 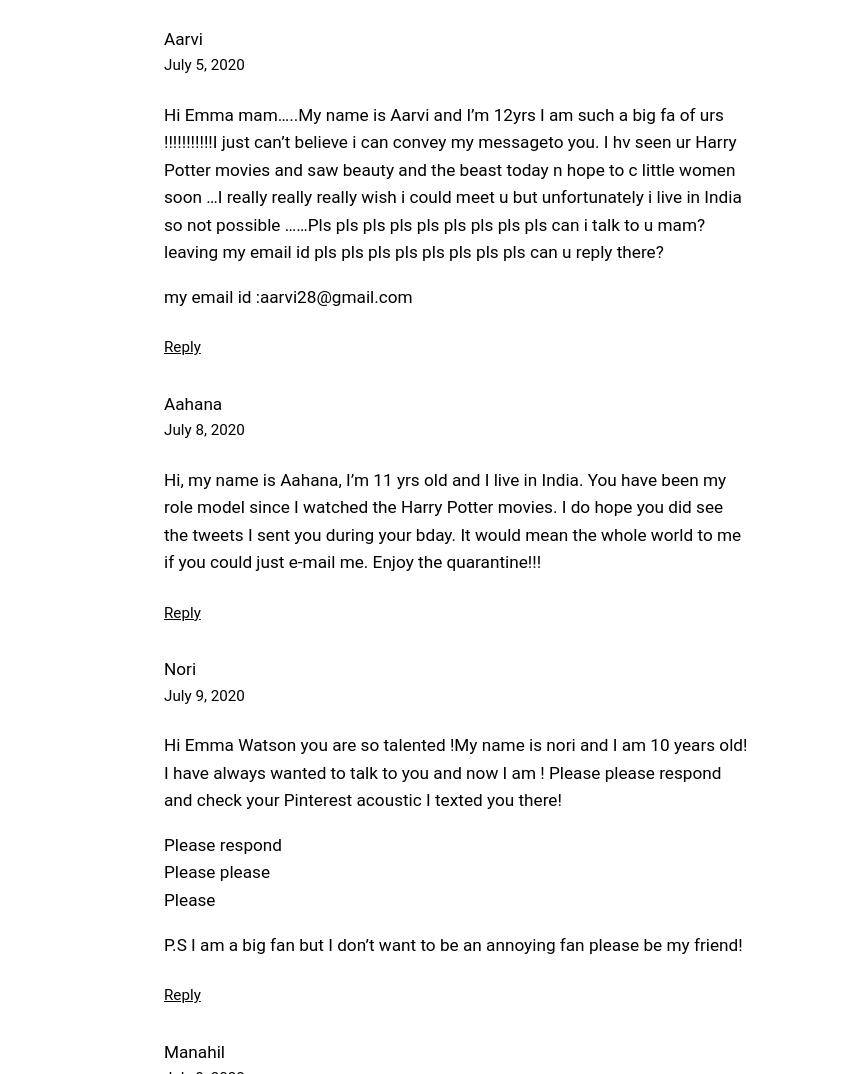 I want to click on 'Nori', so click(x=179, y=667).